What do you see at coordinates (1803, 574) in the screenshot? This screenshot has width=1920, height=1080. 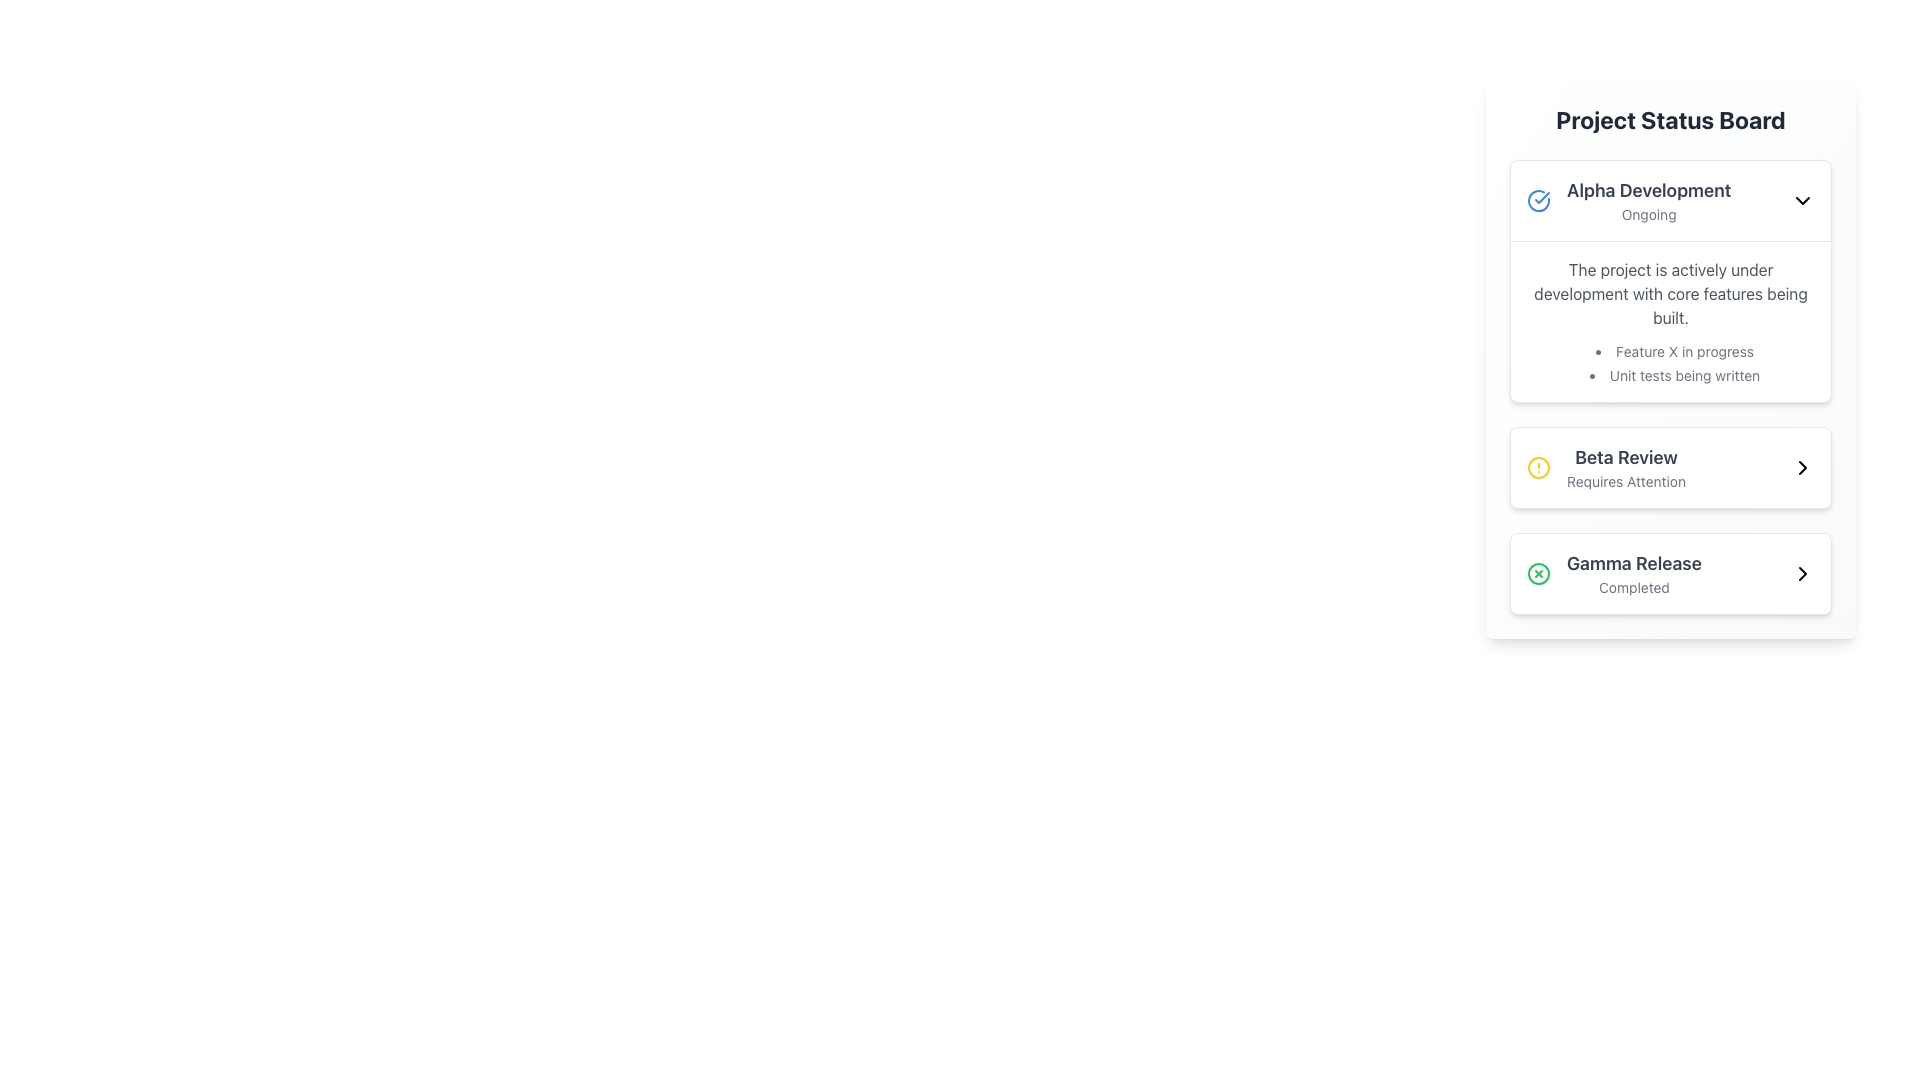 I see `the rightward-pointing chevron icon in the 'Gamma Release' section of the 'Project Status Board' for keyboard interaction` at bounding box center [1803, 574].